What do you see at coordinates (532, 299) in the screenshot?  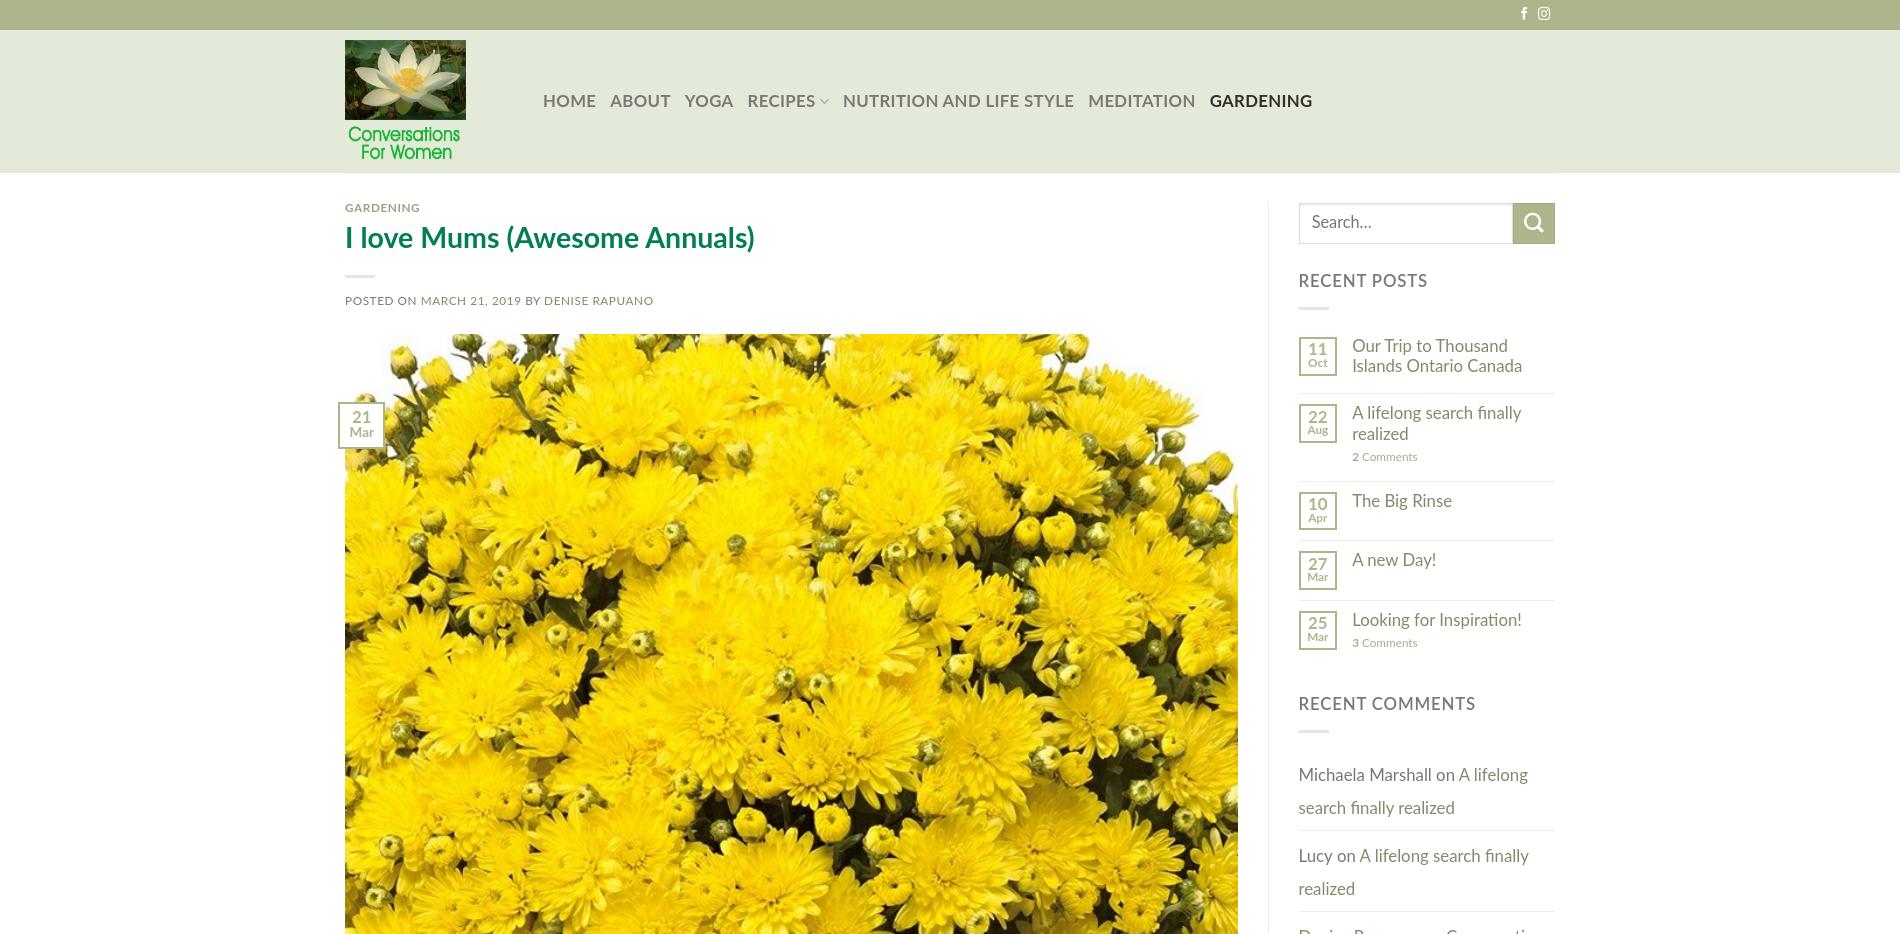 I see `'by'` at bounding box center [532, 299].